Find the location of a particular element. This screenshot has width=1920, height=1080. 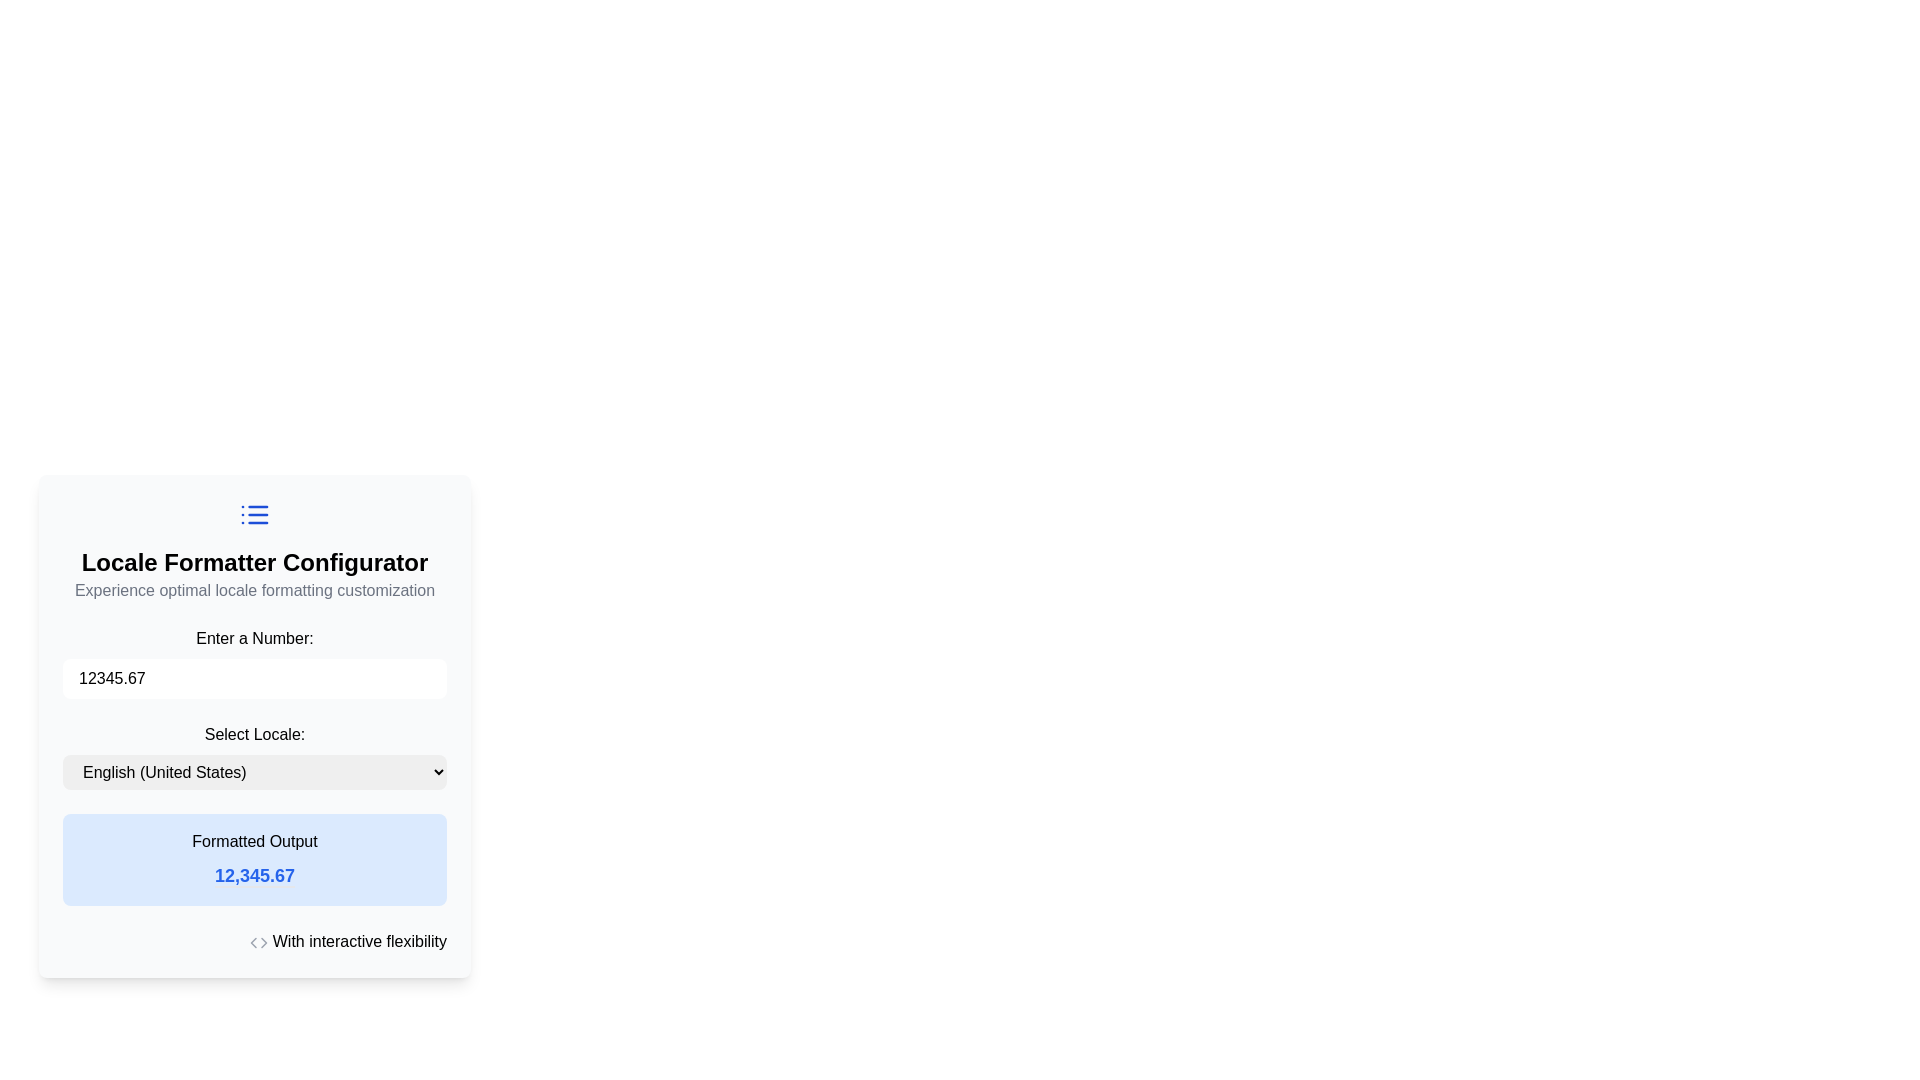

the number input field labeled 'Enter a Number:' is located at coordinates (253, 663).